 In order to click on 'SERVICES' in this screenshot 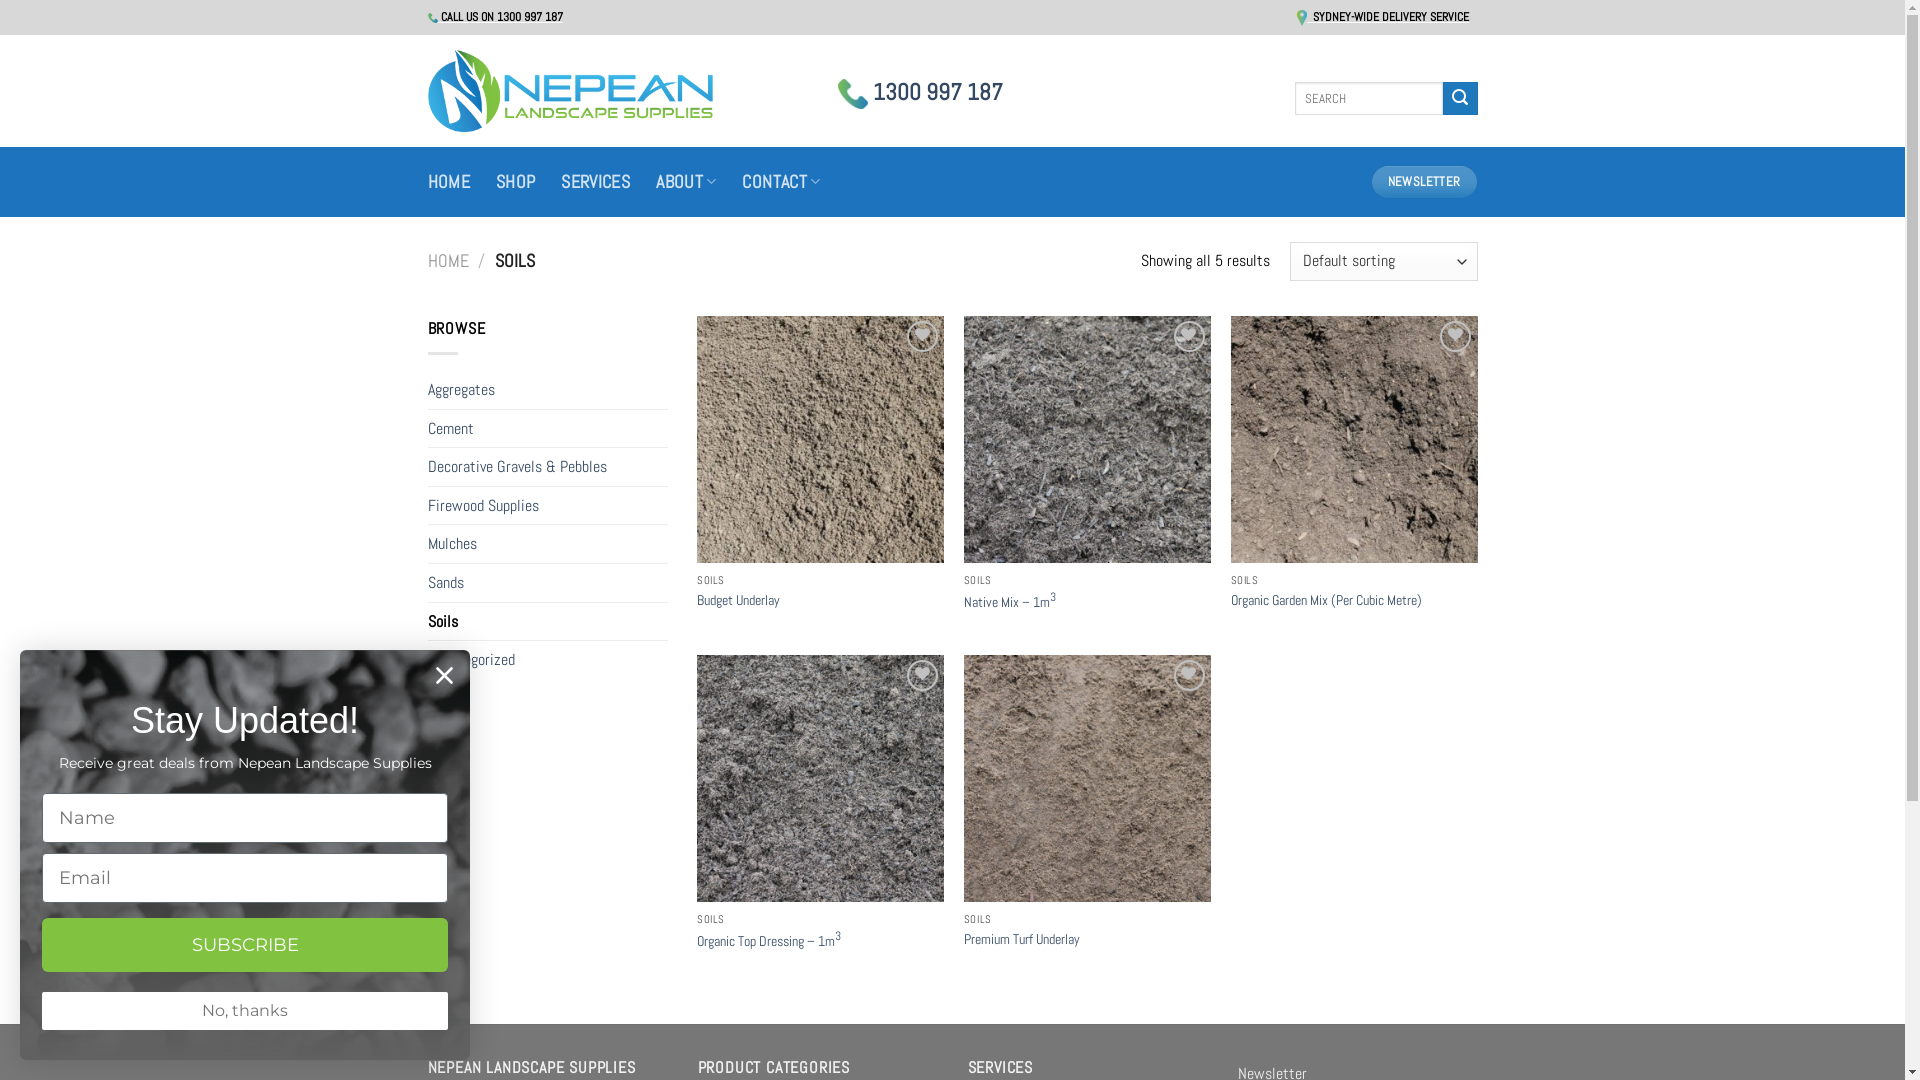, I will do `click(594, 181)`.